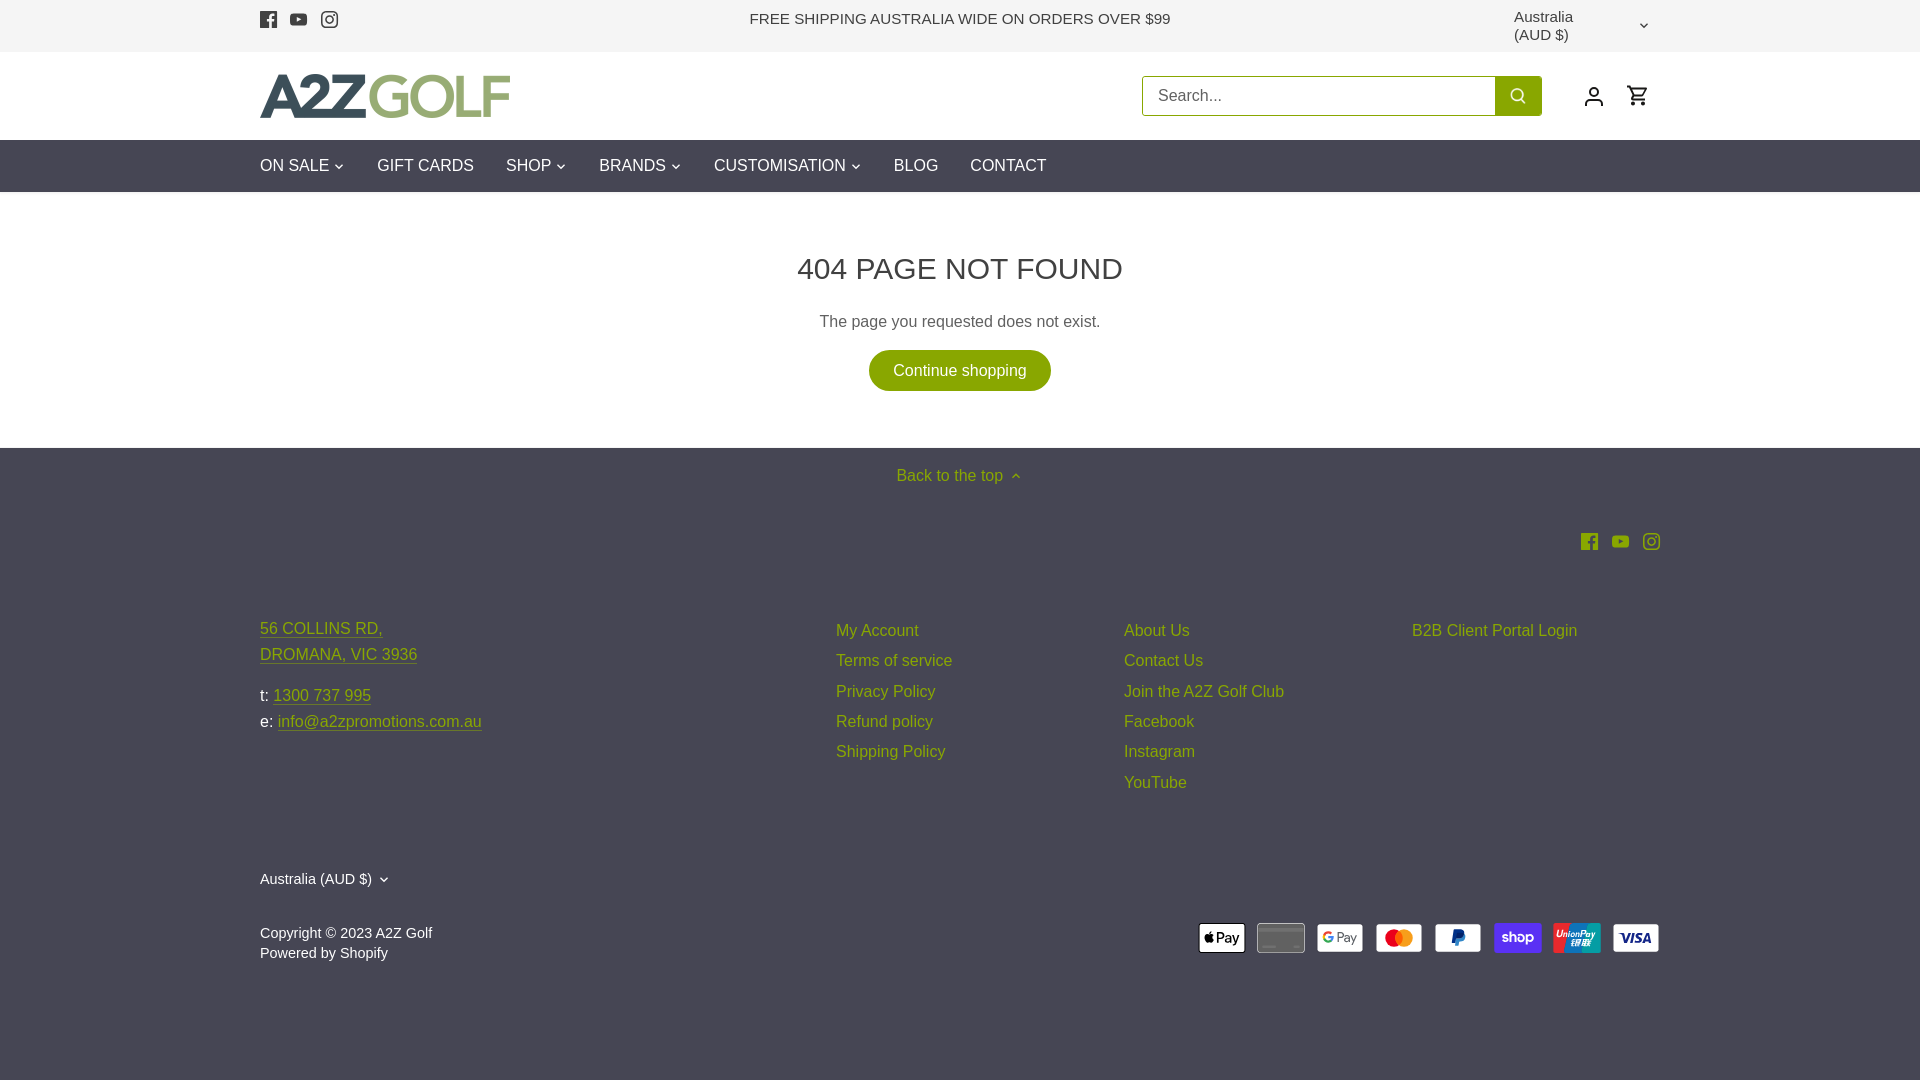 Image resolution: width=1920 pixels, height=1080 pixels. I want to click on 'Join the A2Z Golf Club', so click(1203, 690).